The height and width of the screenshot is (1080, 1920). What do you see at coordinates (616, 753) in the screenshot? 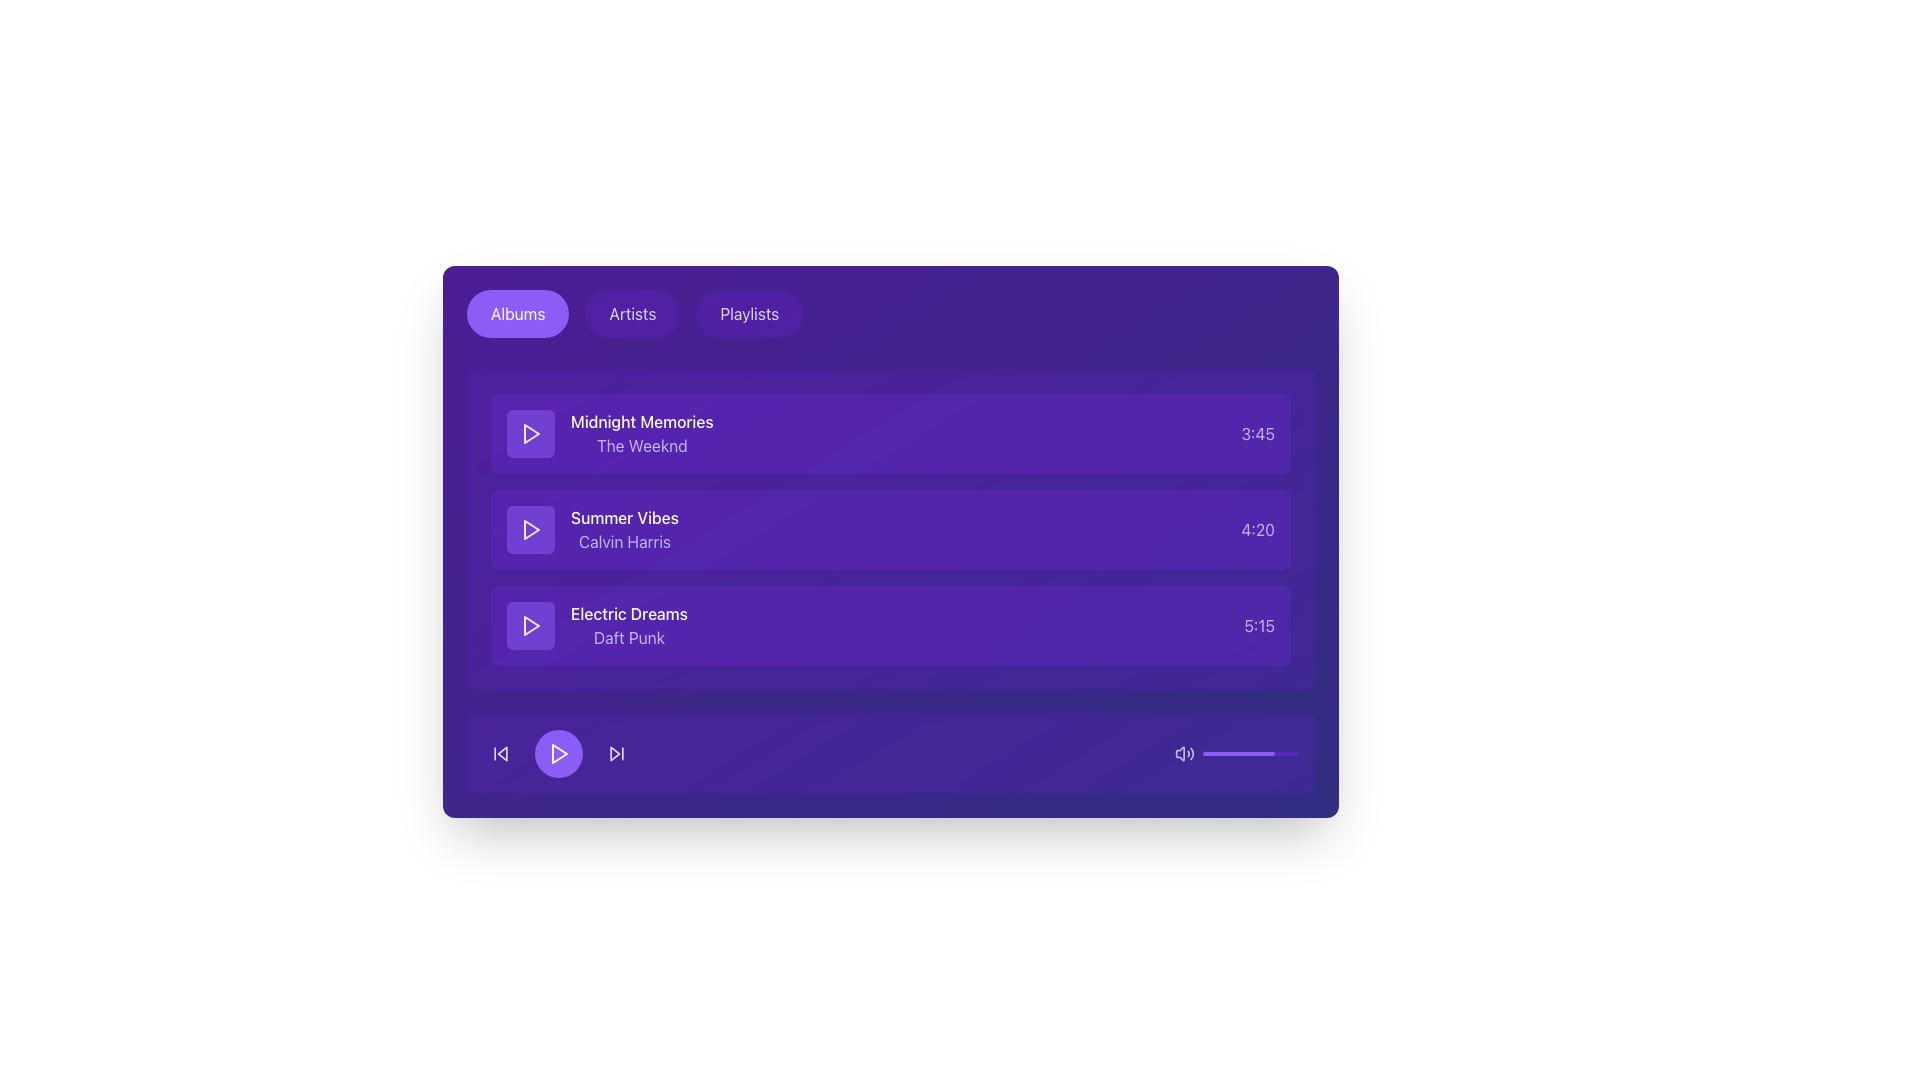
I see `the rightmost control button in the player interface to skip to the next item in the playlist` at bounding box center [616, 753].